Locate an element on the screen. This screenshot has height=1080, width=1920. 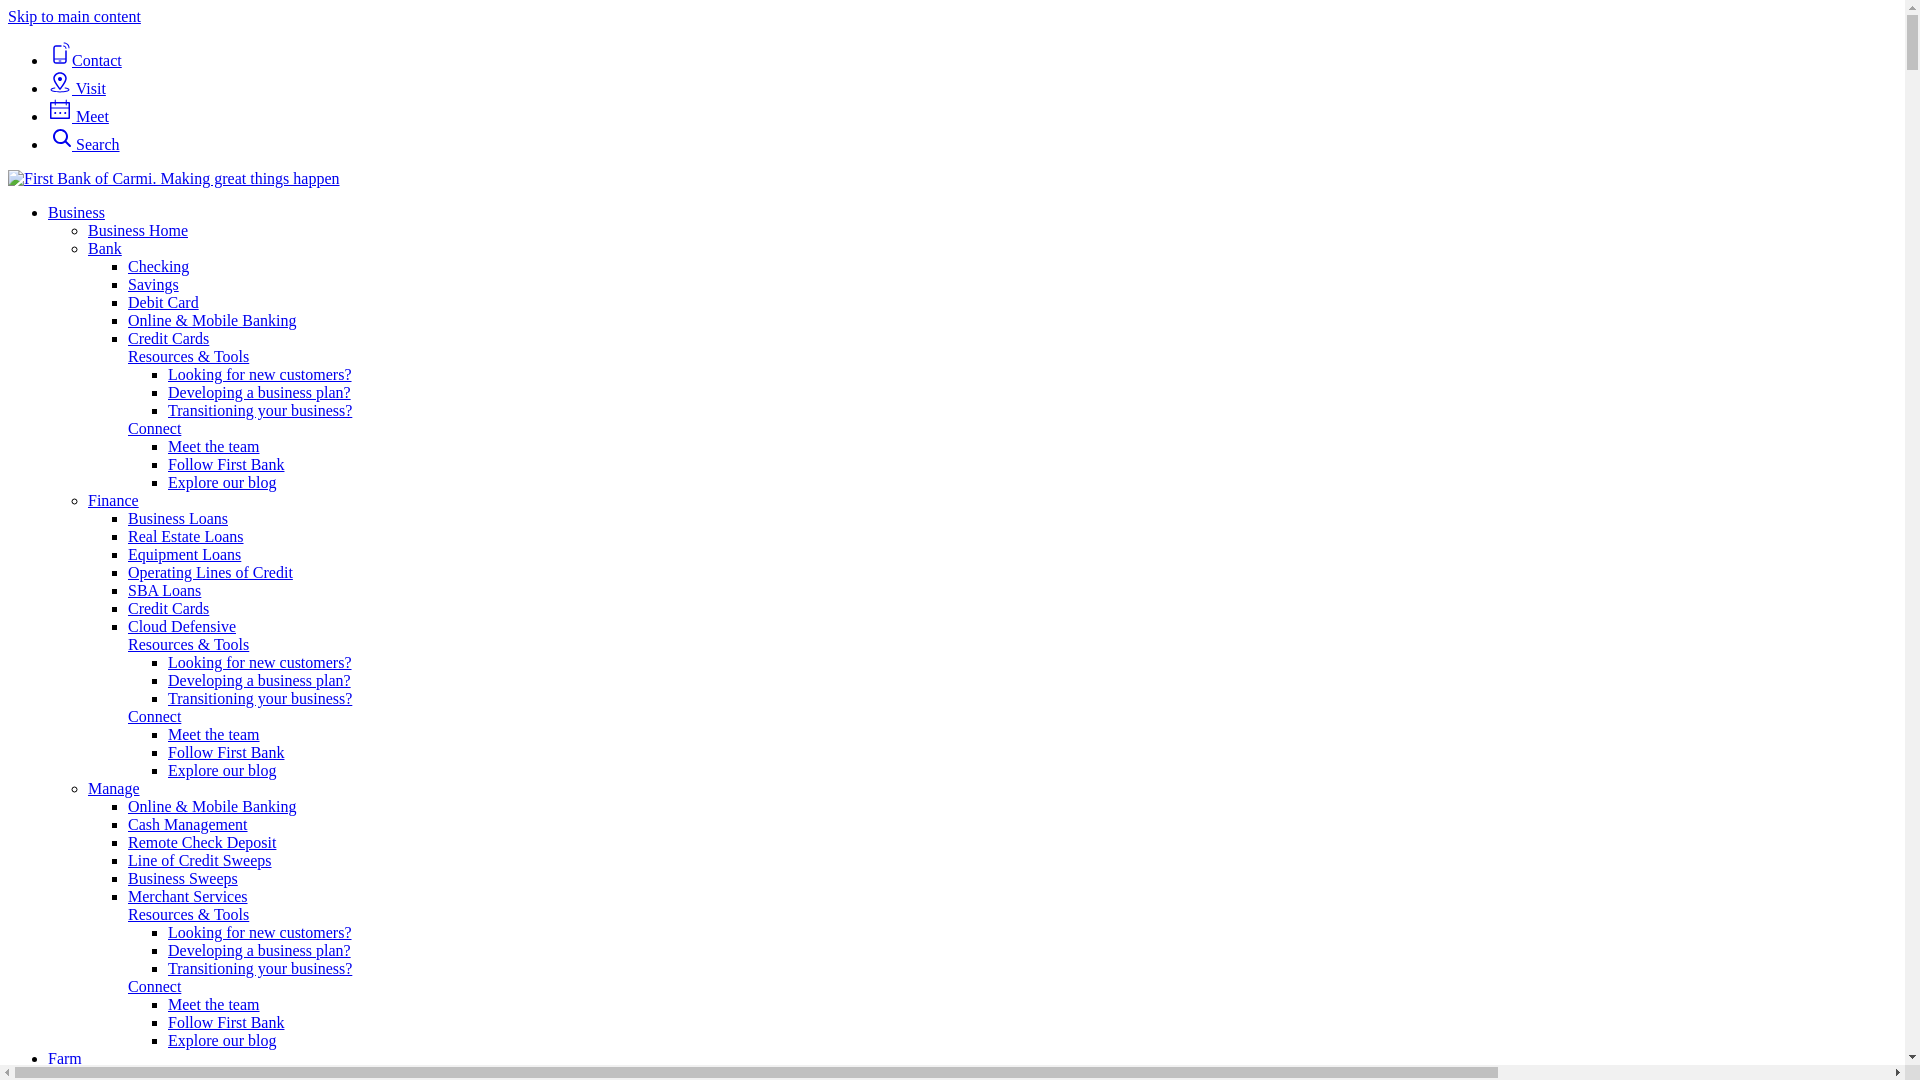
'Business Home' is located at coordinates (86, 229).